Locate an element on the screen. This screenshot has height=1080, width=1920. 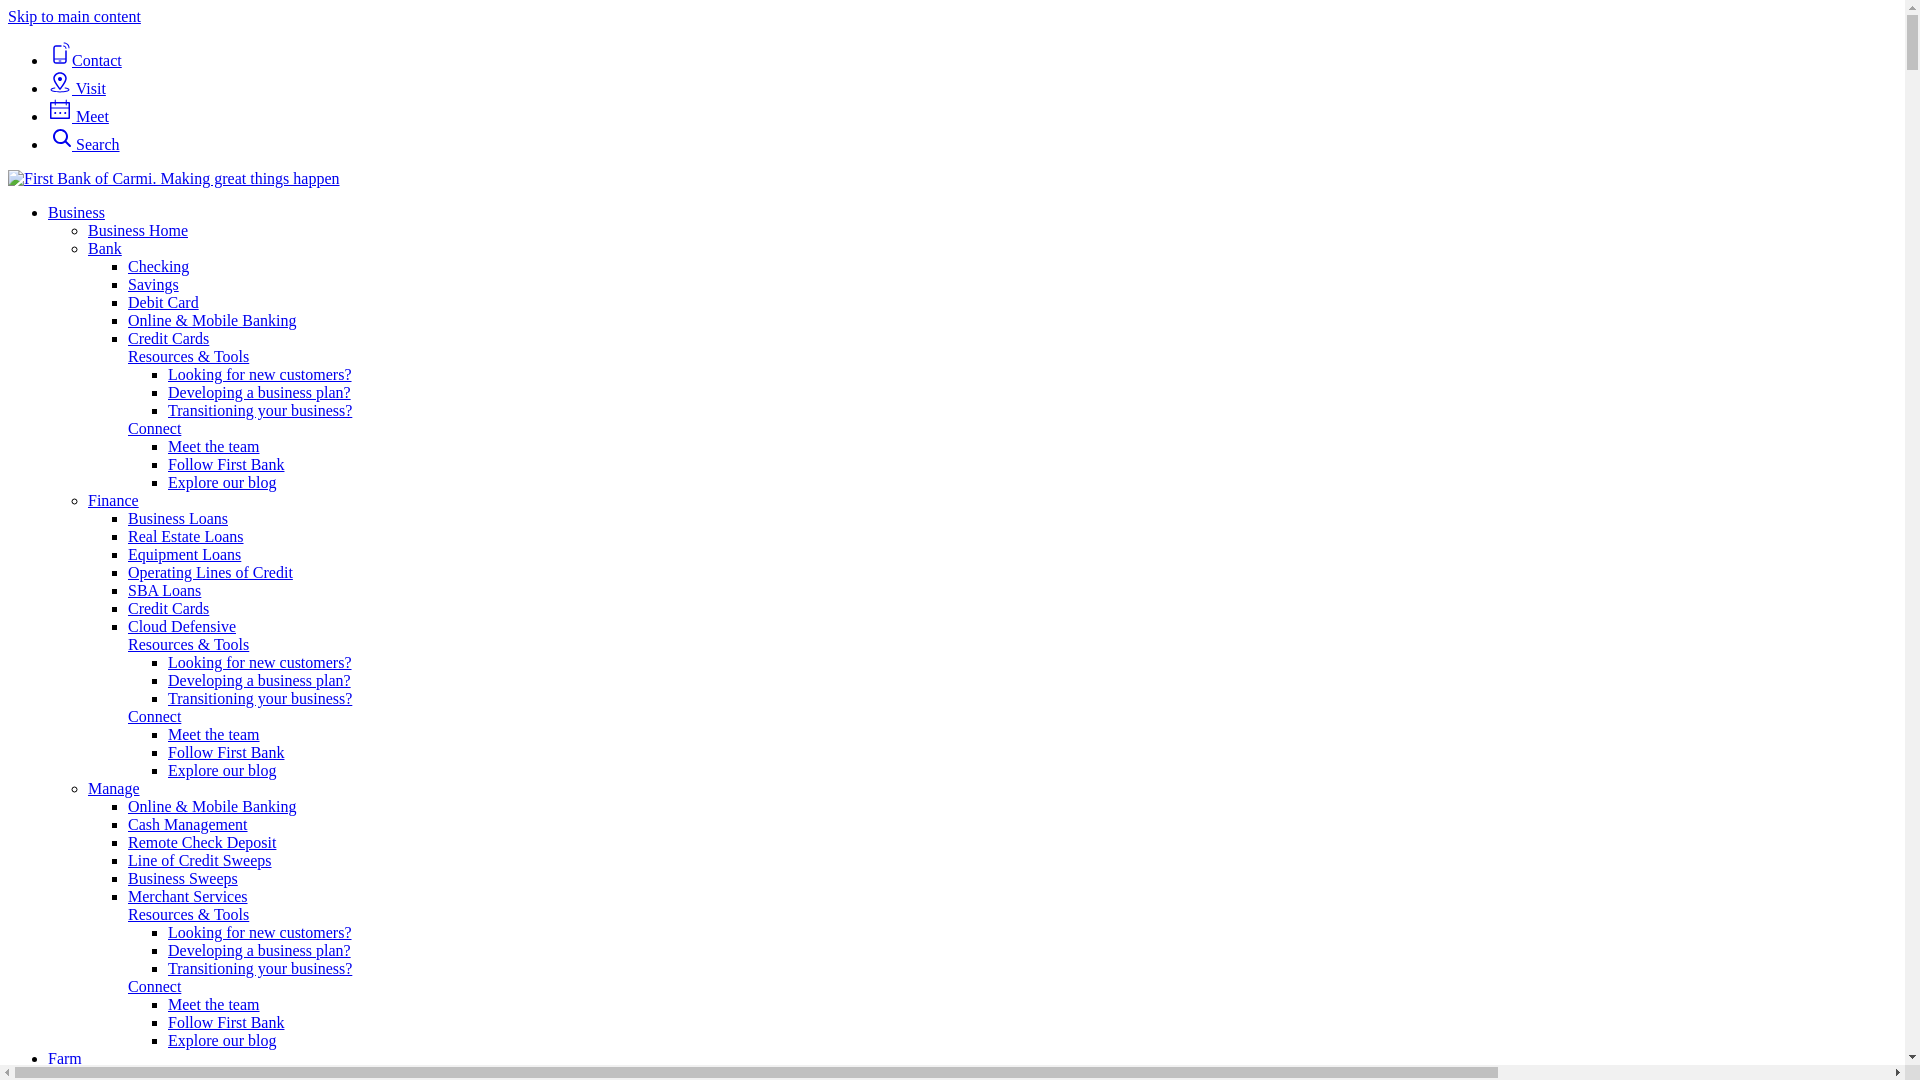
'Business Home' is located at coordinates (86, 229).